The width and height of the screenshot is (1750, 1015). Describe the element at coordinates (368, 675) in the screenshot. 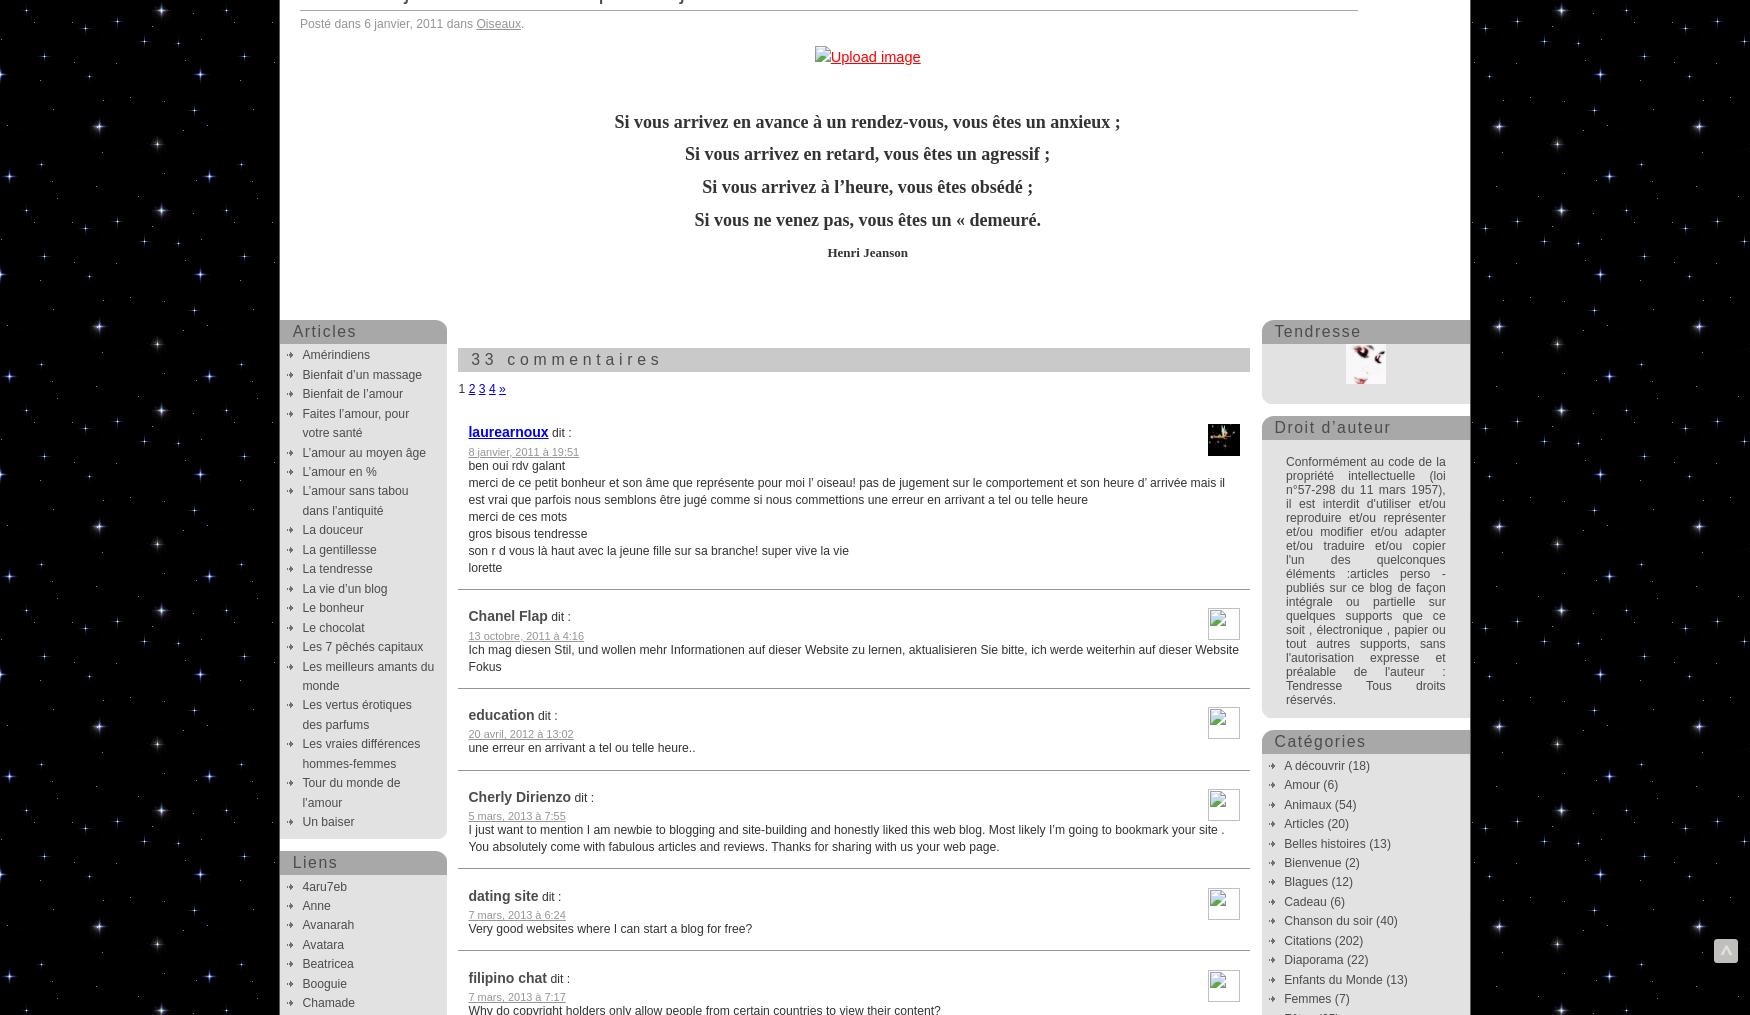

I see `'Les meilleurs amants du monde'` at that location.